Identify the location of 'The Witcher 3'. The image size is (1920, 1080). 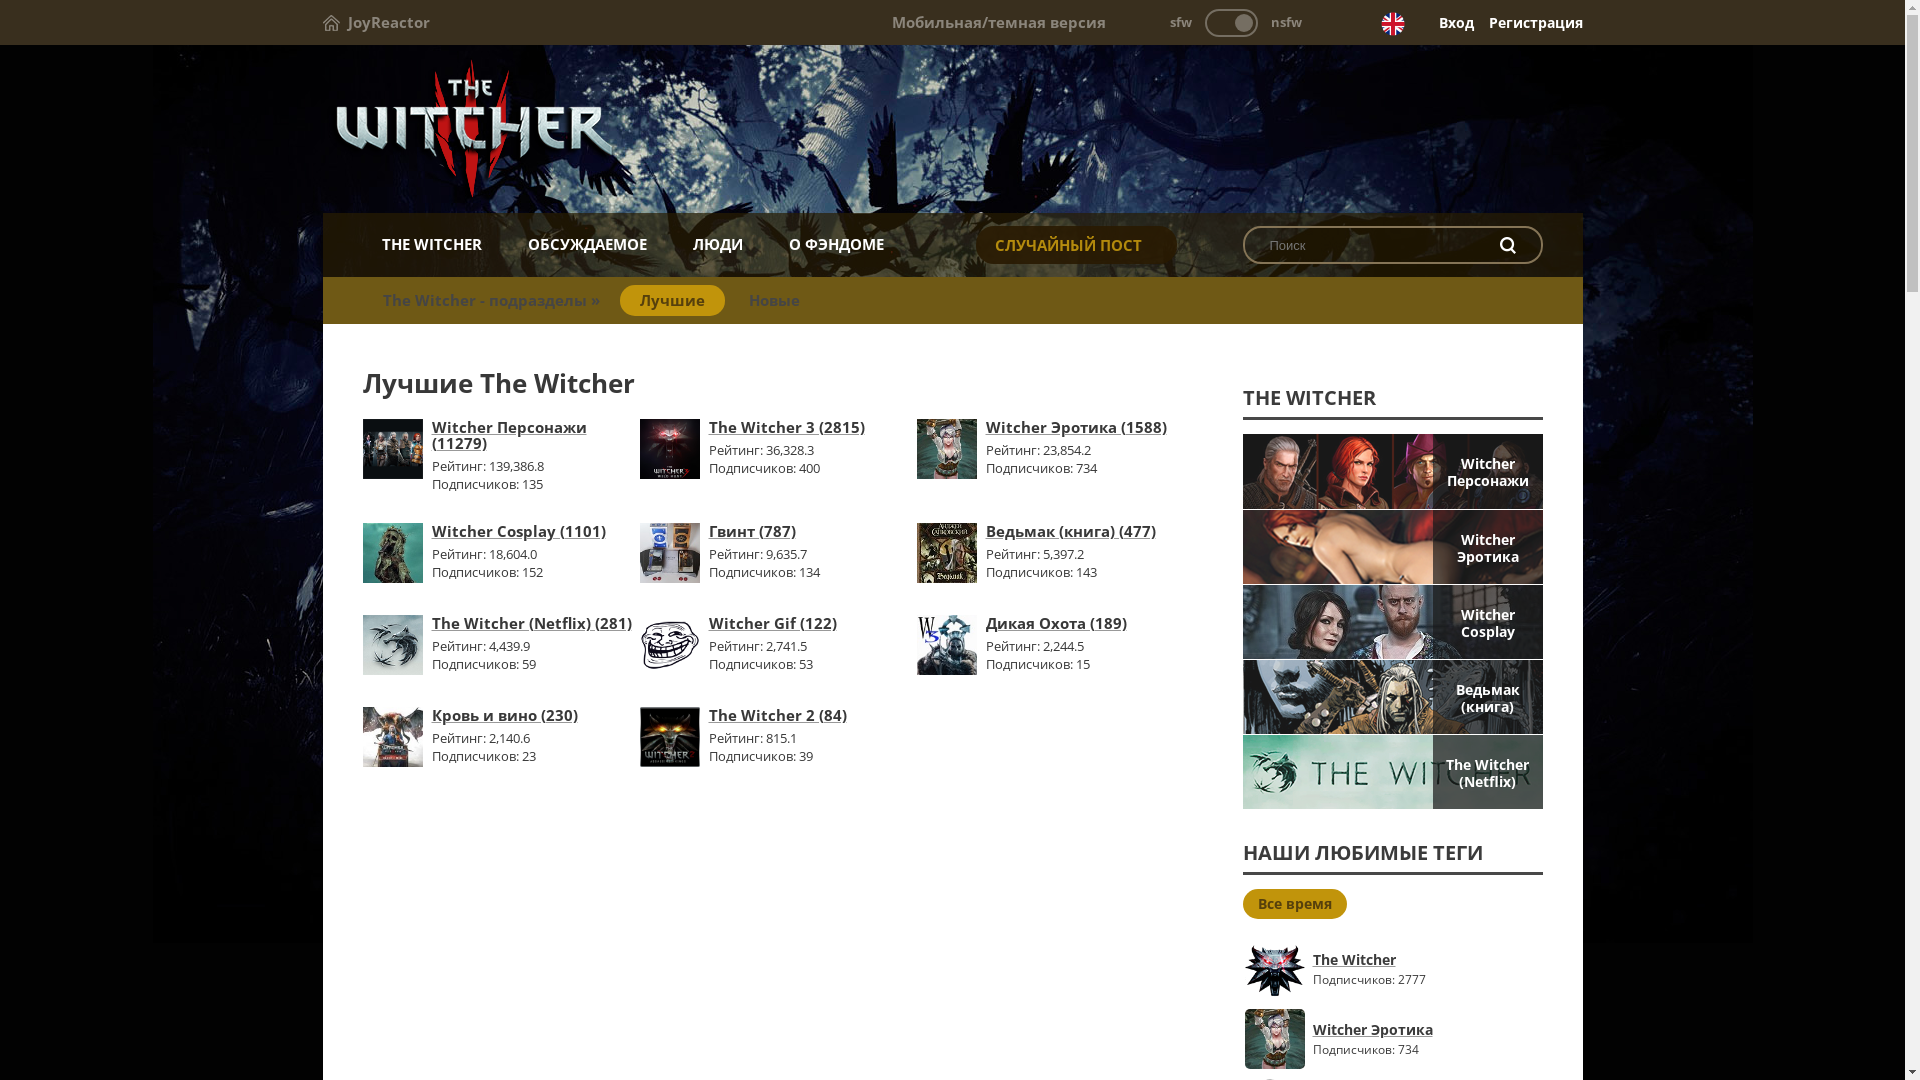
(670, 473).